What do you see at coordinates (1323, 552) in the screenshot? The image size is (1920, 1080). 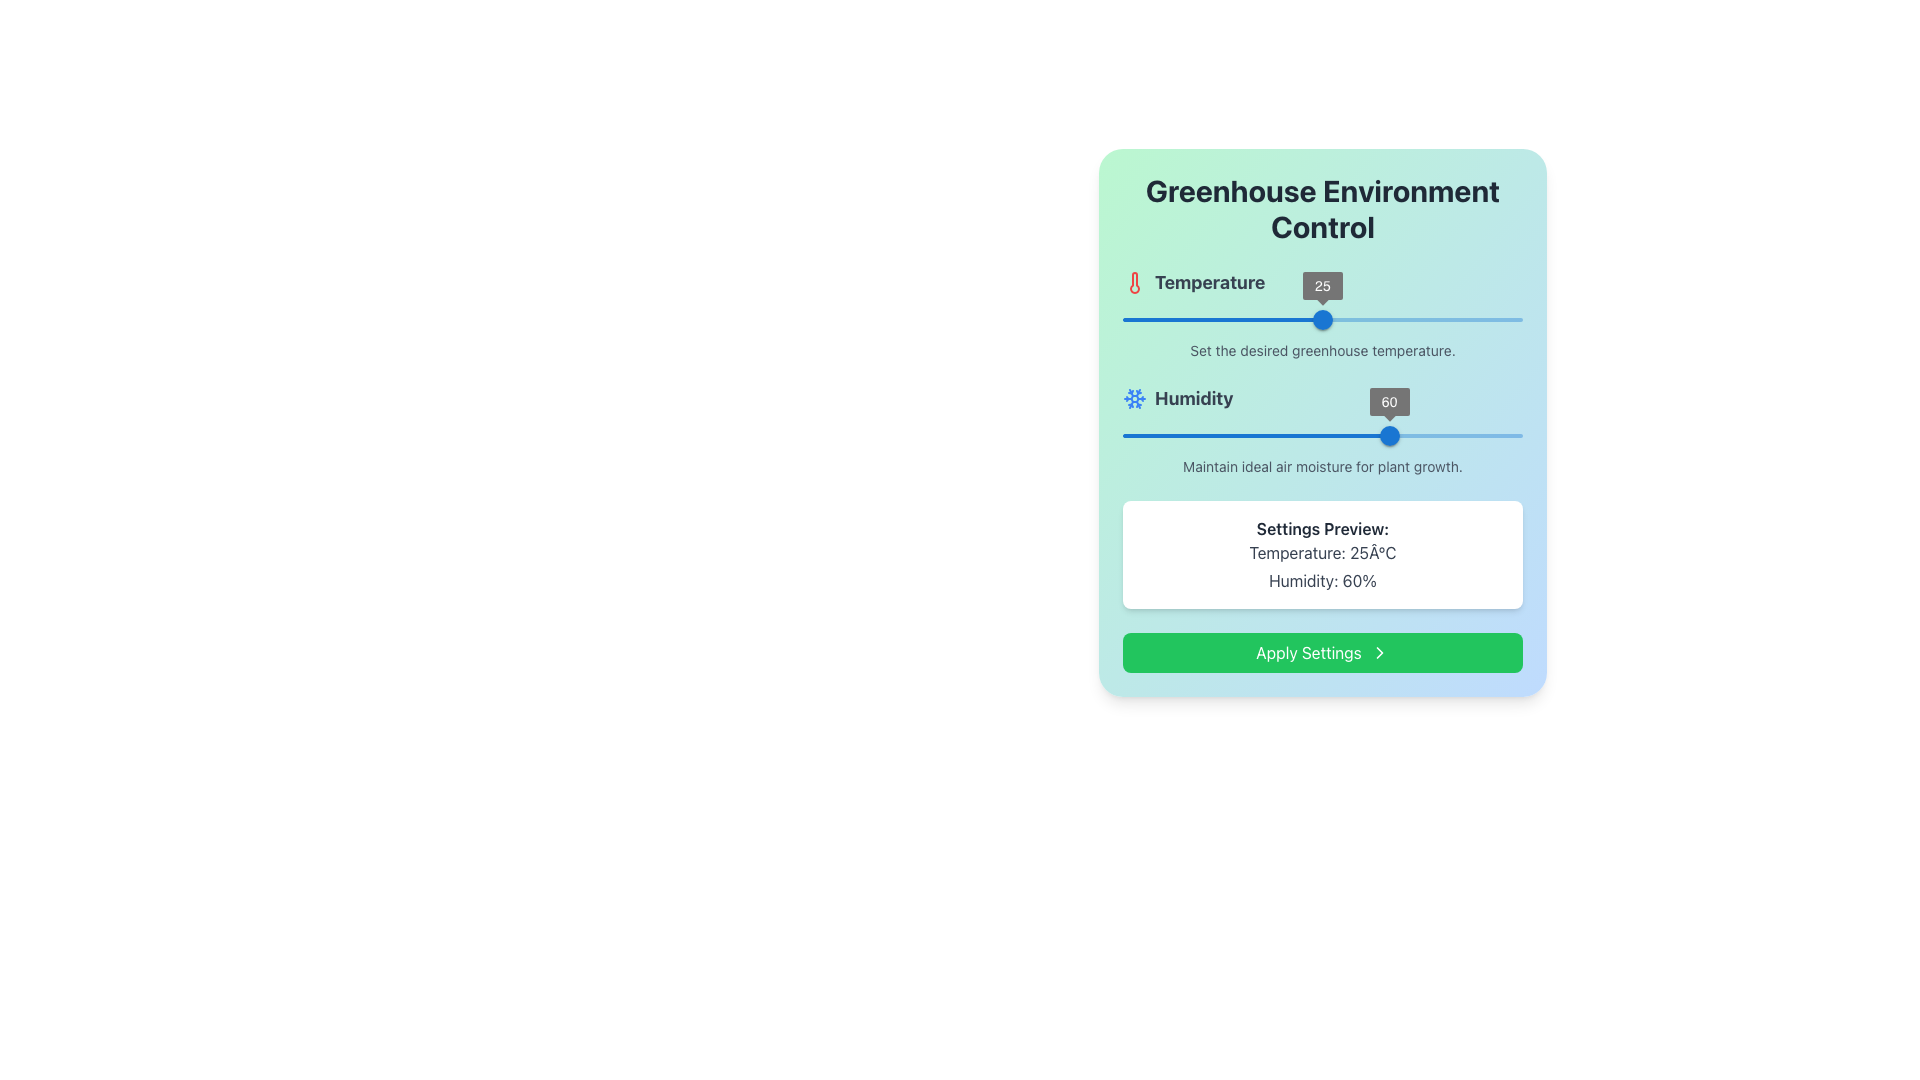 I see `the static text element displaying 'Temperature: 25°C', which is located below the sliders labeled 'Temperature' and 'Humidity', and is the first line in the summary group` at bounding box center [1323, 552].